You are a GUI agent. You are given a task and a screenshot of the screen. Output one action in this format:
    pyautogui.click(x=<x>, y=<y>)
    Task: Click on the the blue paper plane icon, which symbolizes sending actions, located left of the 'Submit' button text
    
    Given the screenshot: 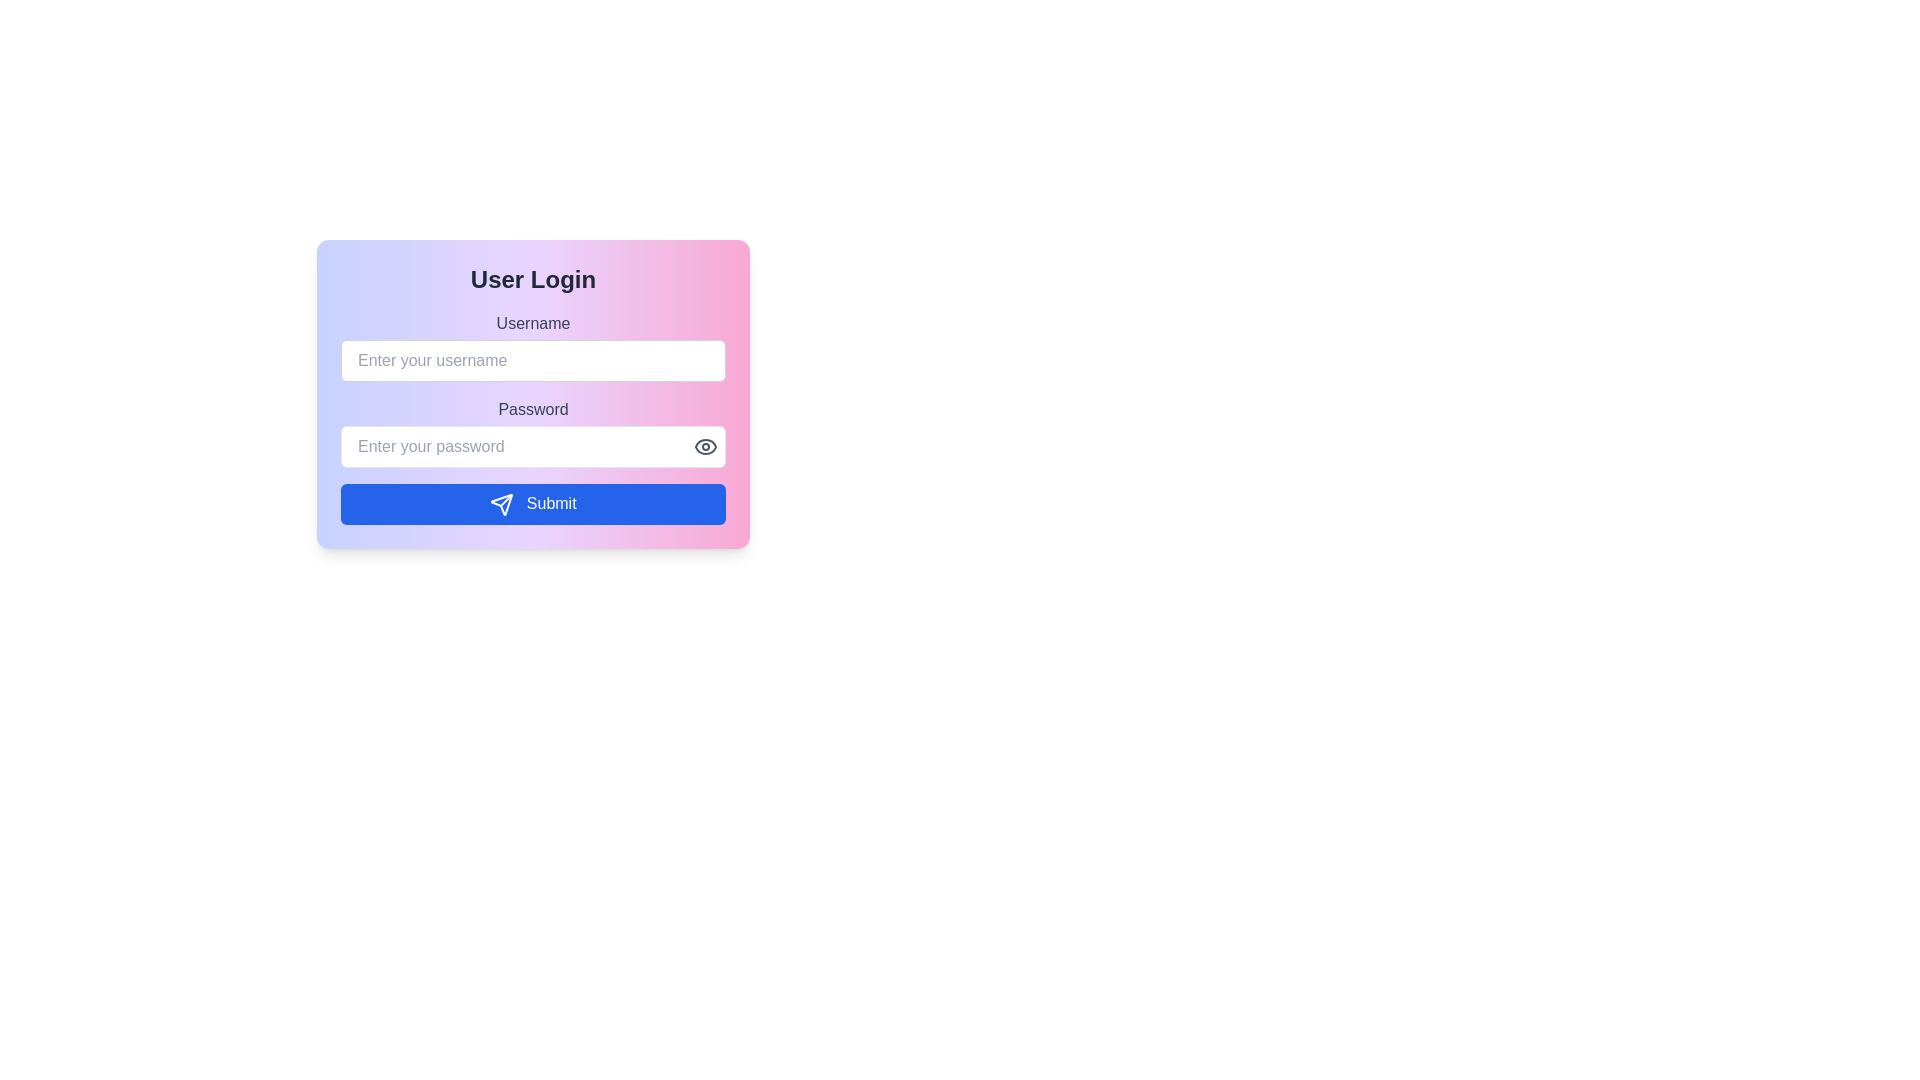 What is the action you would take?
    pyautogui.click(x=502, y=503)
    